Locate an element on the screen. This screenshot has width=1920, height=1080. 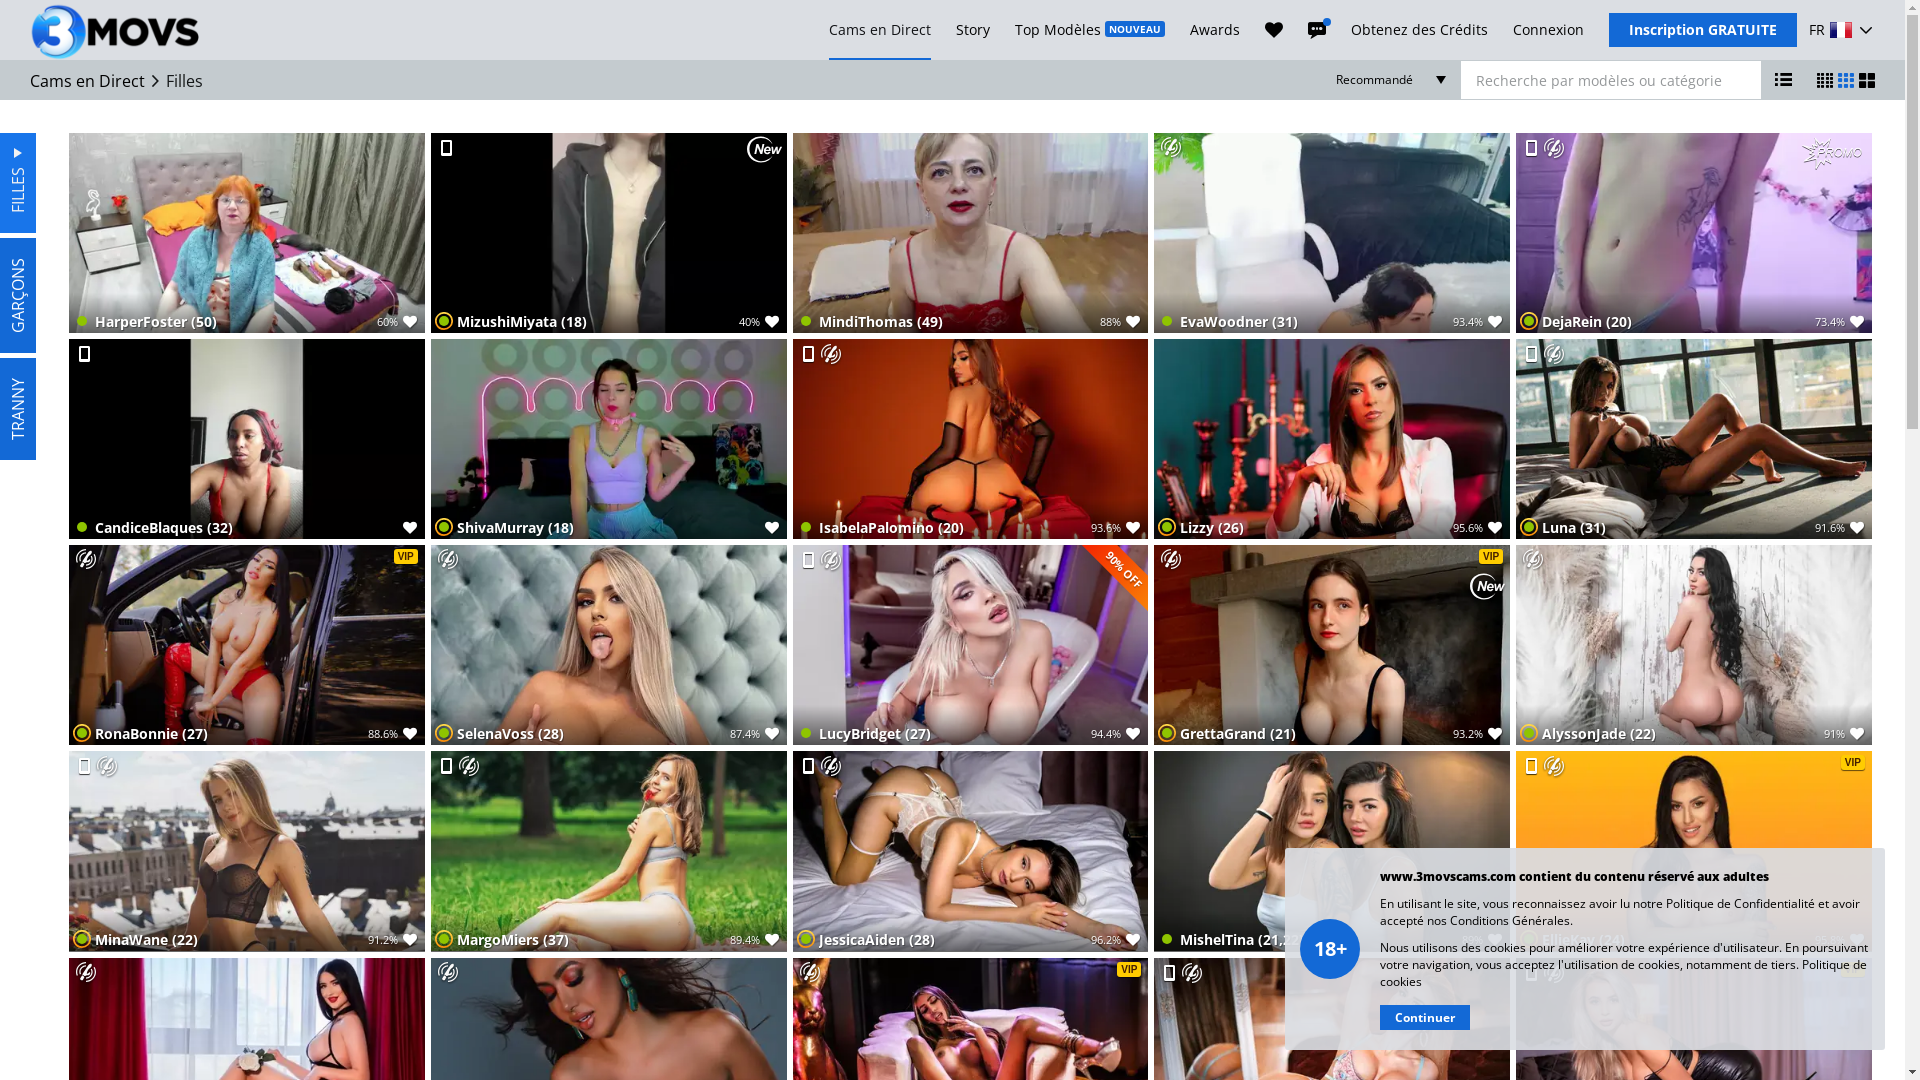
'ShivaMurray (18)' is located at coordinates (608, 438).